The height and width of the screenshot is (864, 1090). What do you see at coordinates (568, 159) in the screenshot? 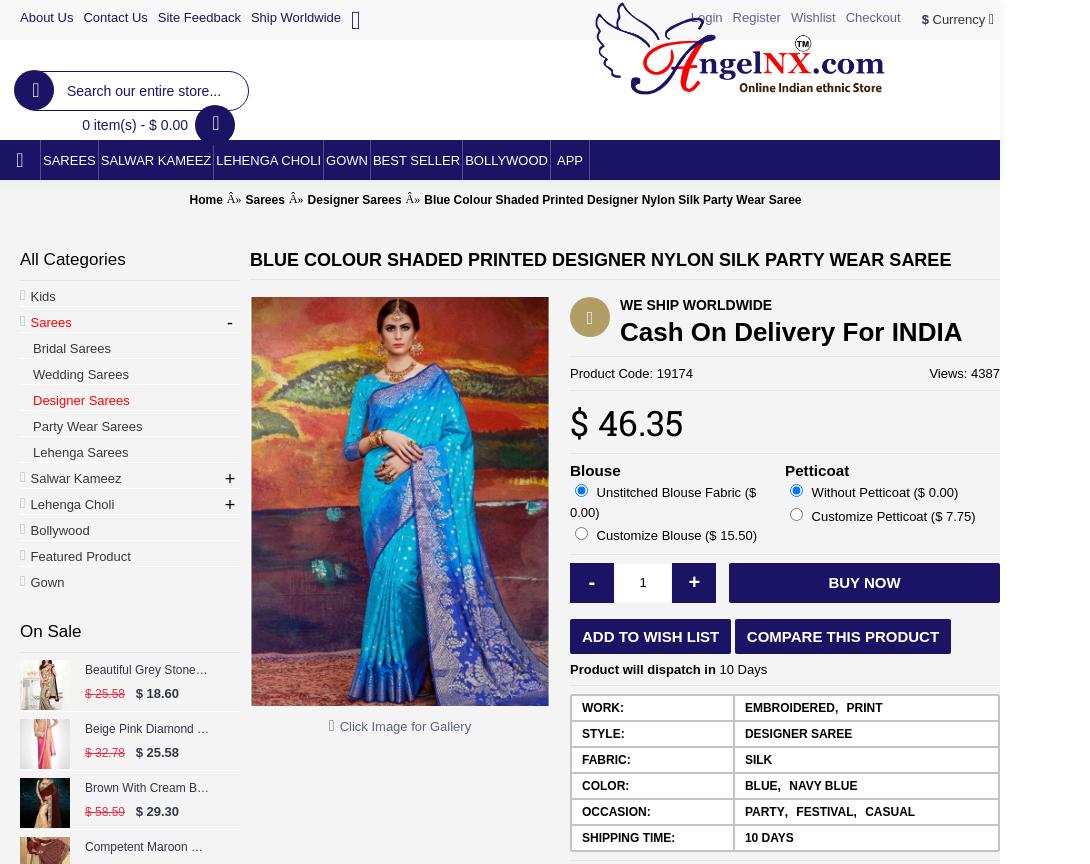
I see `'App'` at bounding box center [568, 159].